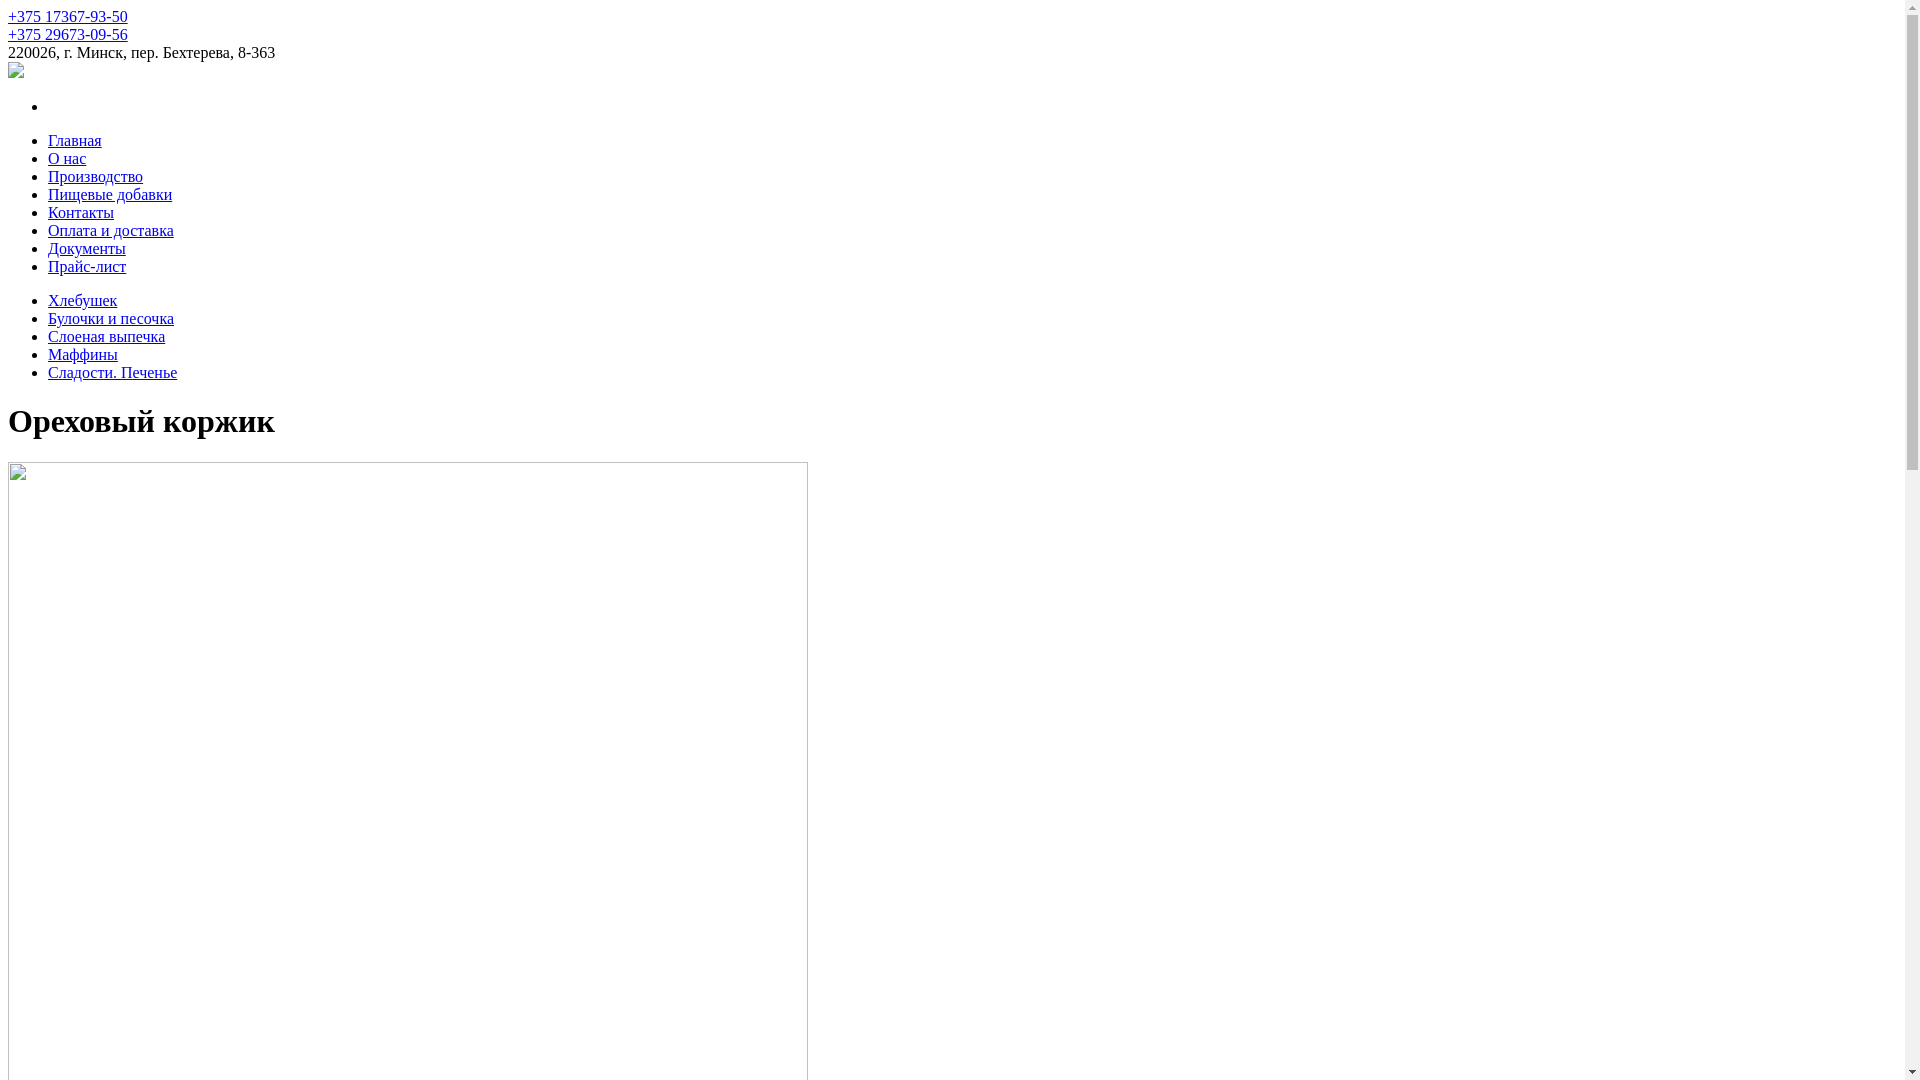 Image resolution: width=1920 pixels, height=1080 pixels. What do you see at coordinates (67, 16) in the screenshot?
I see `'+375 17367-93-50'` at bounding box center [67, 16].